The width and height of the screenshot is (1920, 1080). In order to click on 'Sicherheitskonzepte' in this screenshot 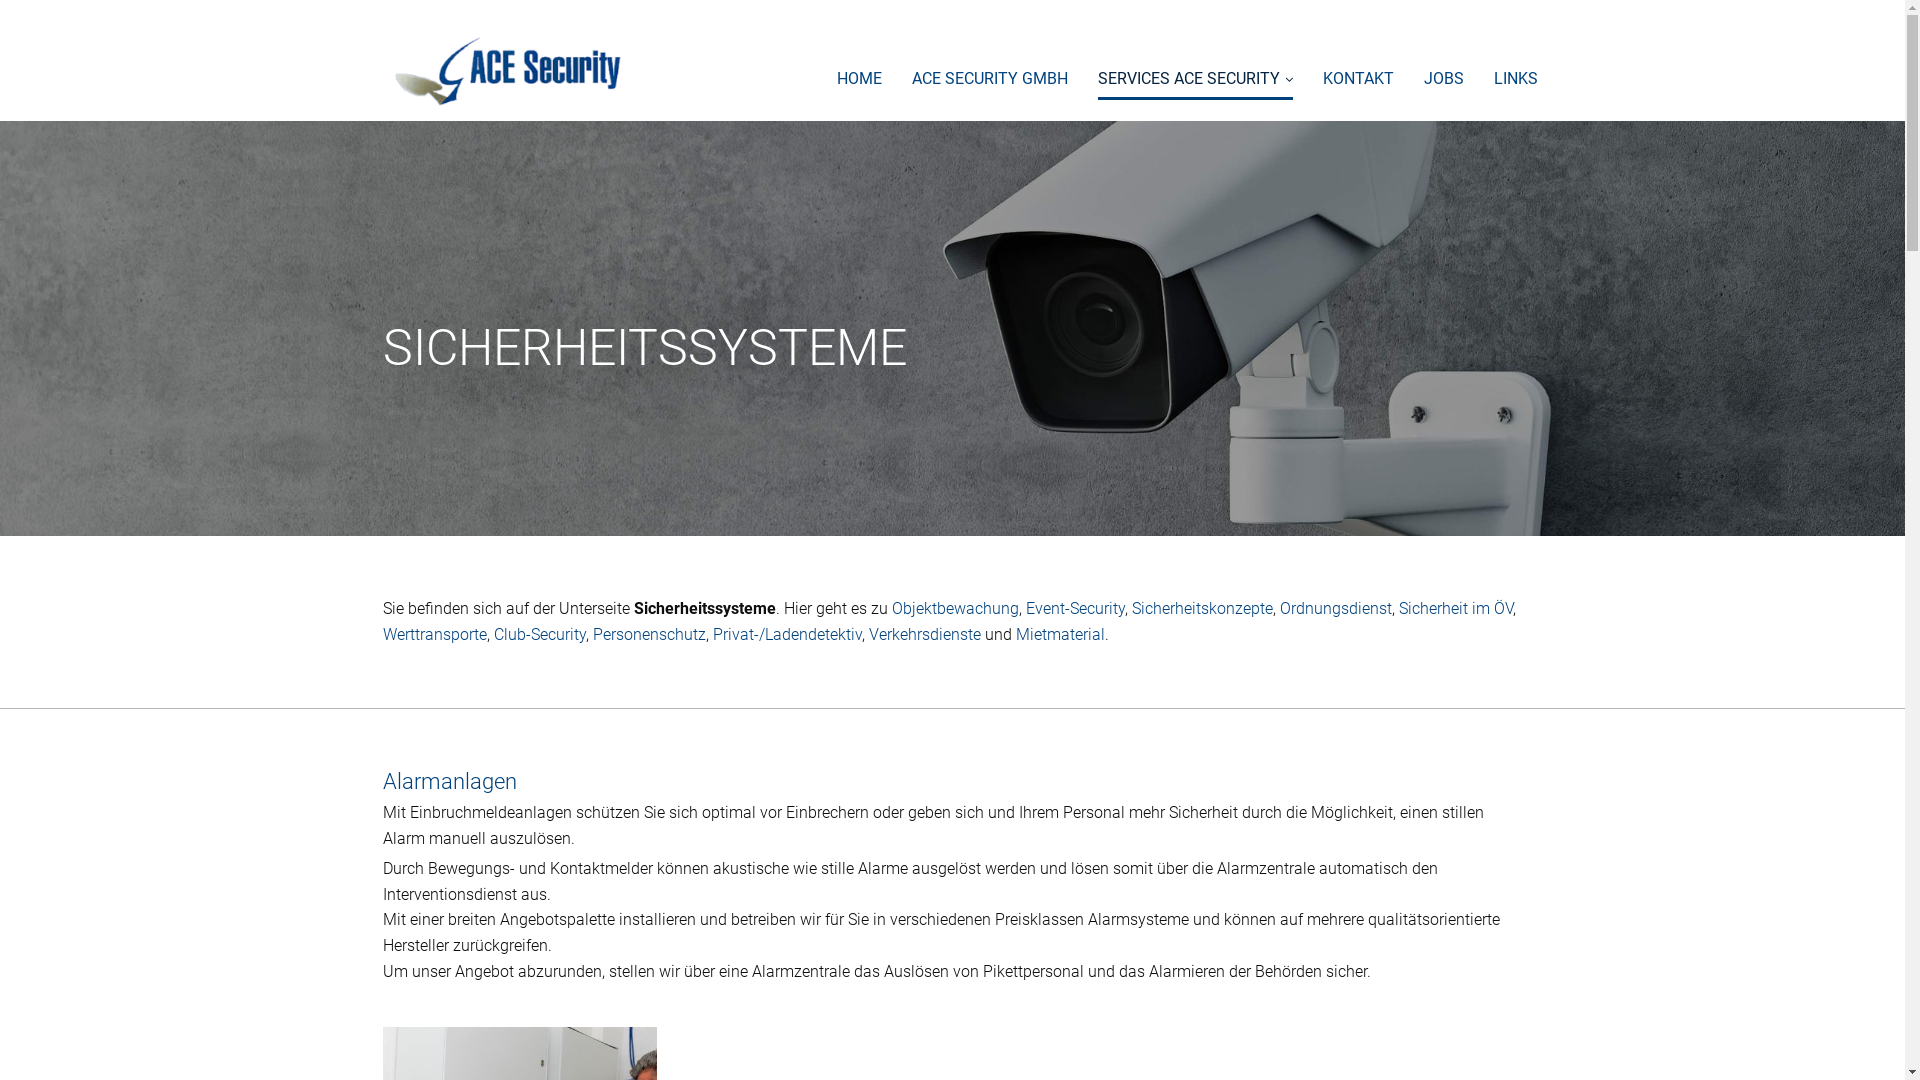, I will do `click(1201, 607)`.